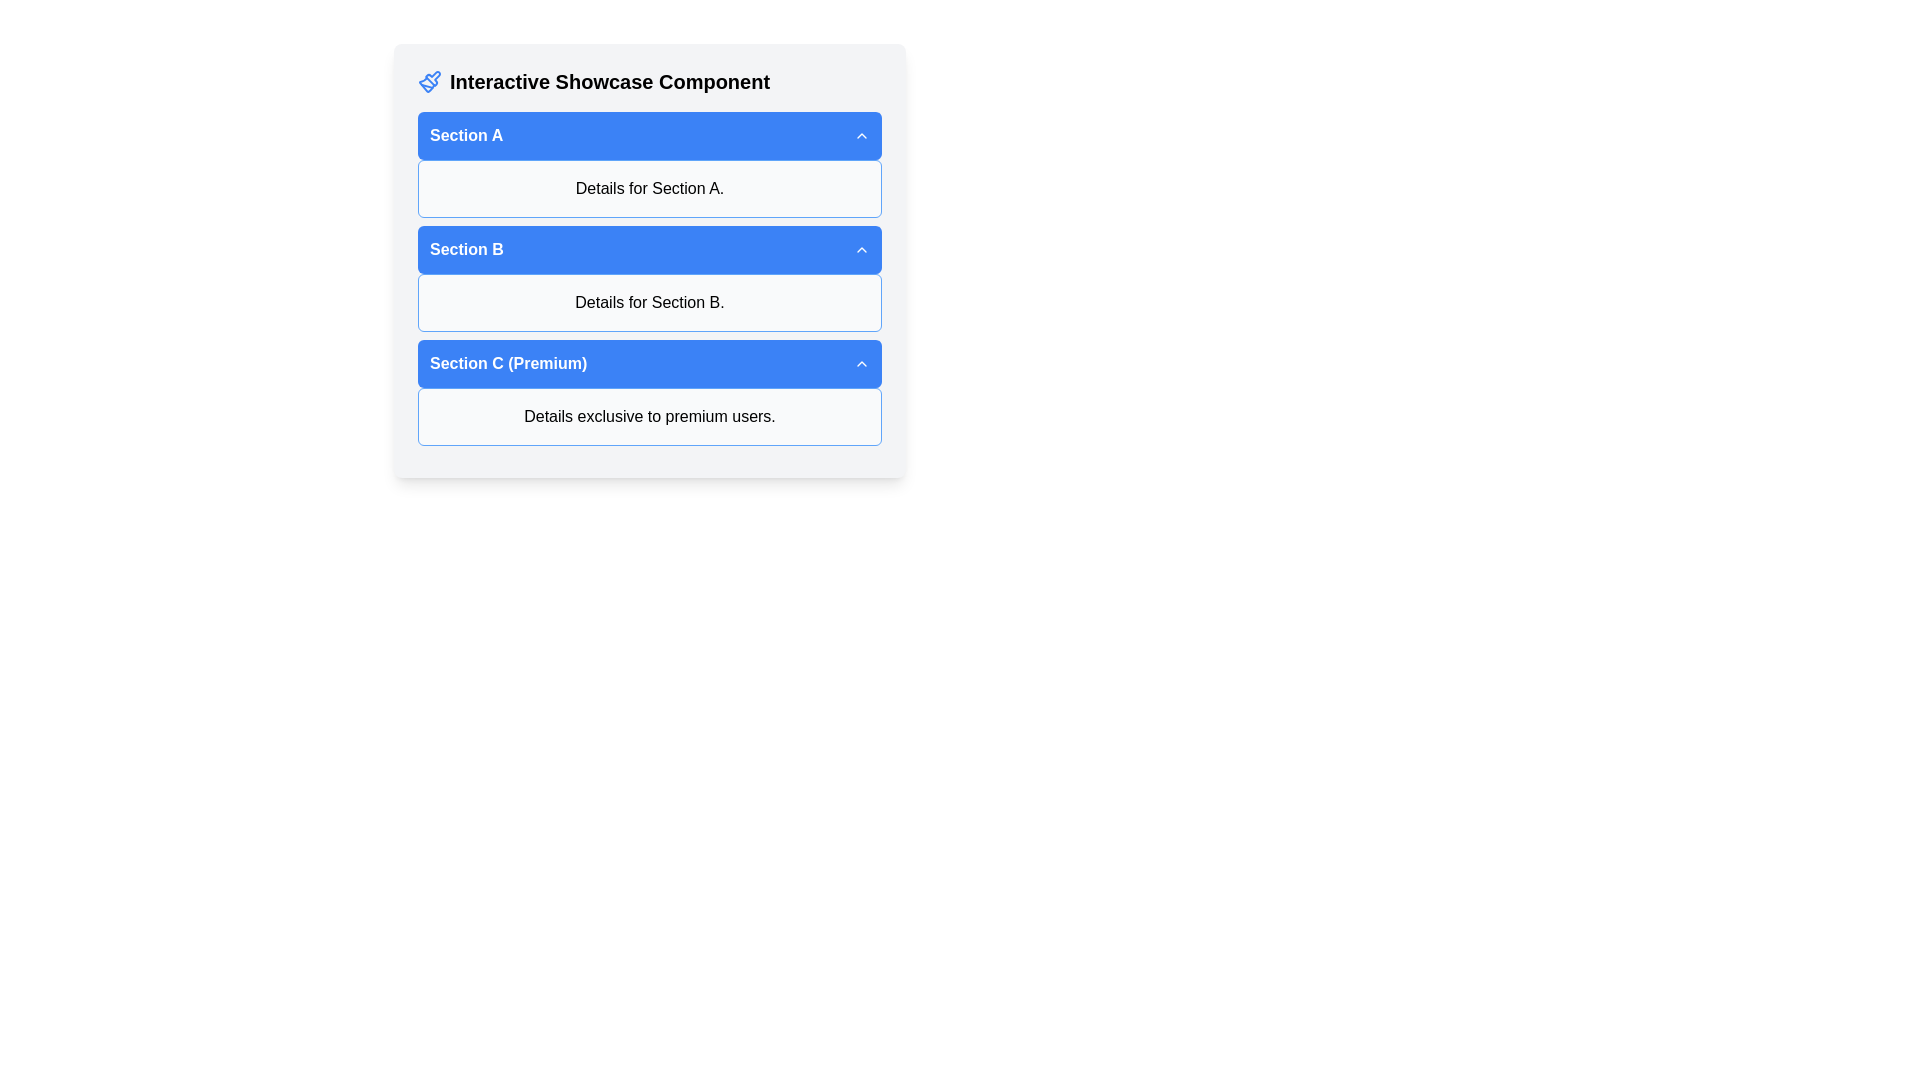 Image resolution: width=1920 pixels, height=1080 pixels. Describe the element at coordinates (862, 249) in the screenshot. I see `the icon/button located to the right of the header labeled 'Section B'` at that location.